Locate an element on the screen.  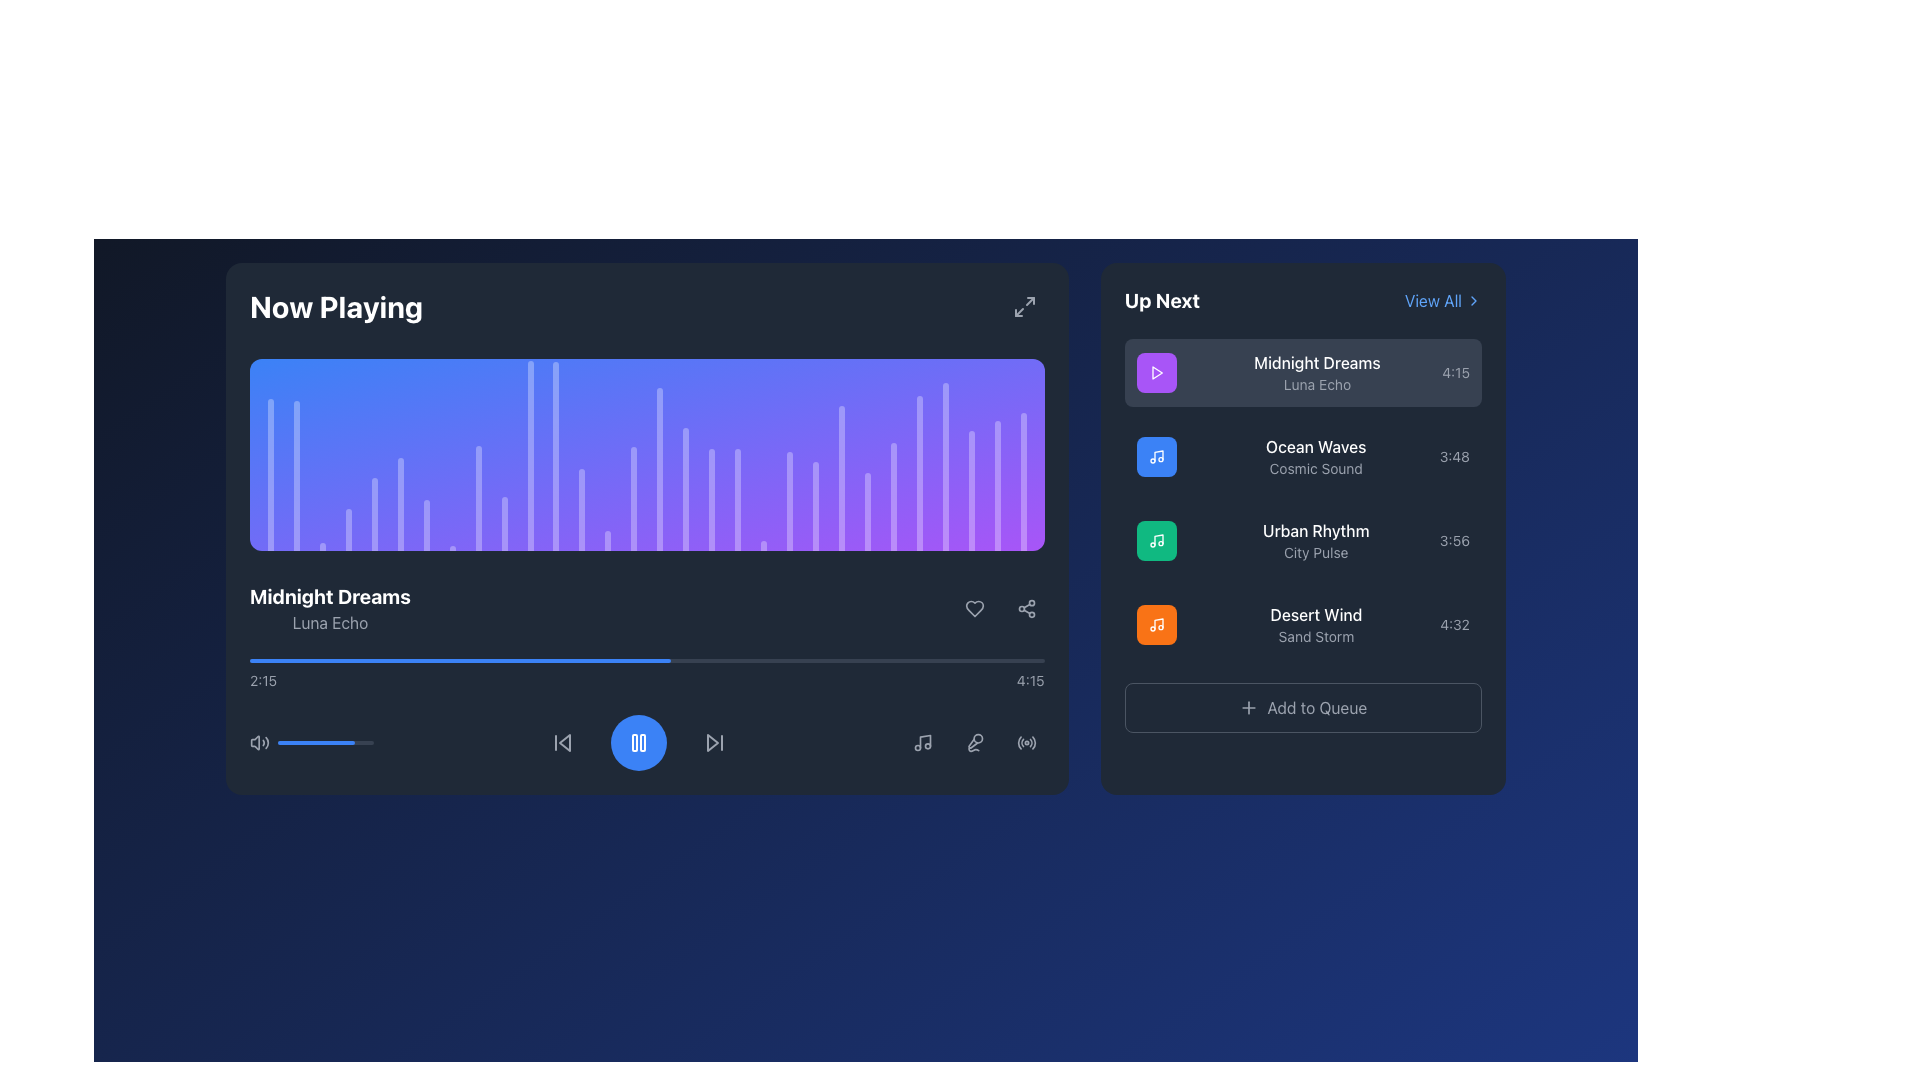
the 13th decorative visual bar representing audio frequency or amplitude level in the waveform display located in the Now Playing panel is located at coordinates (607, 541).